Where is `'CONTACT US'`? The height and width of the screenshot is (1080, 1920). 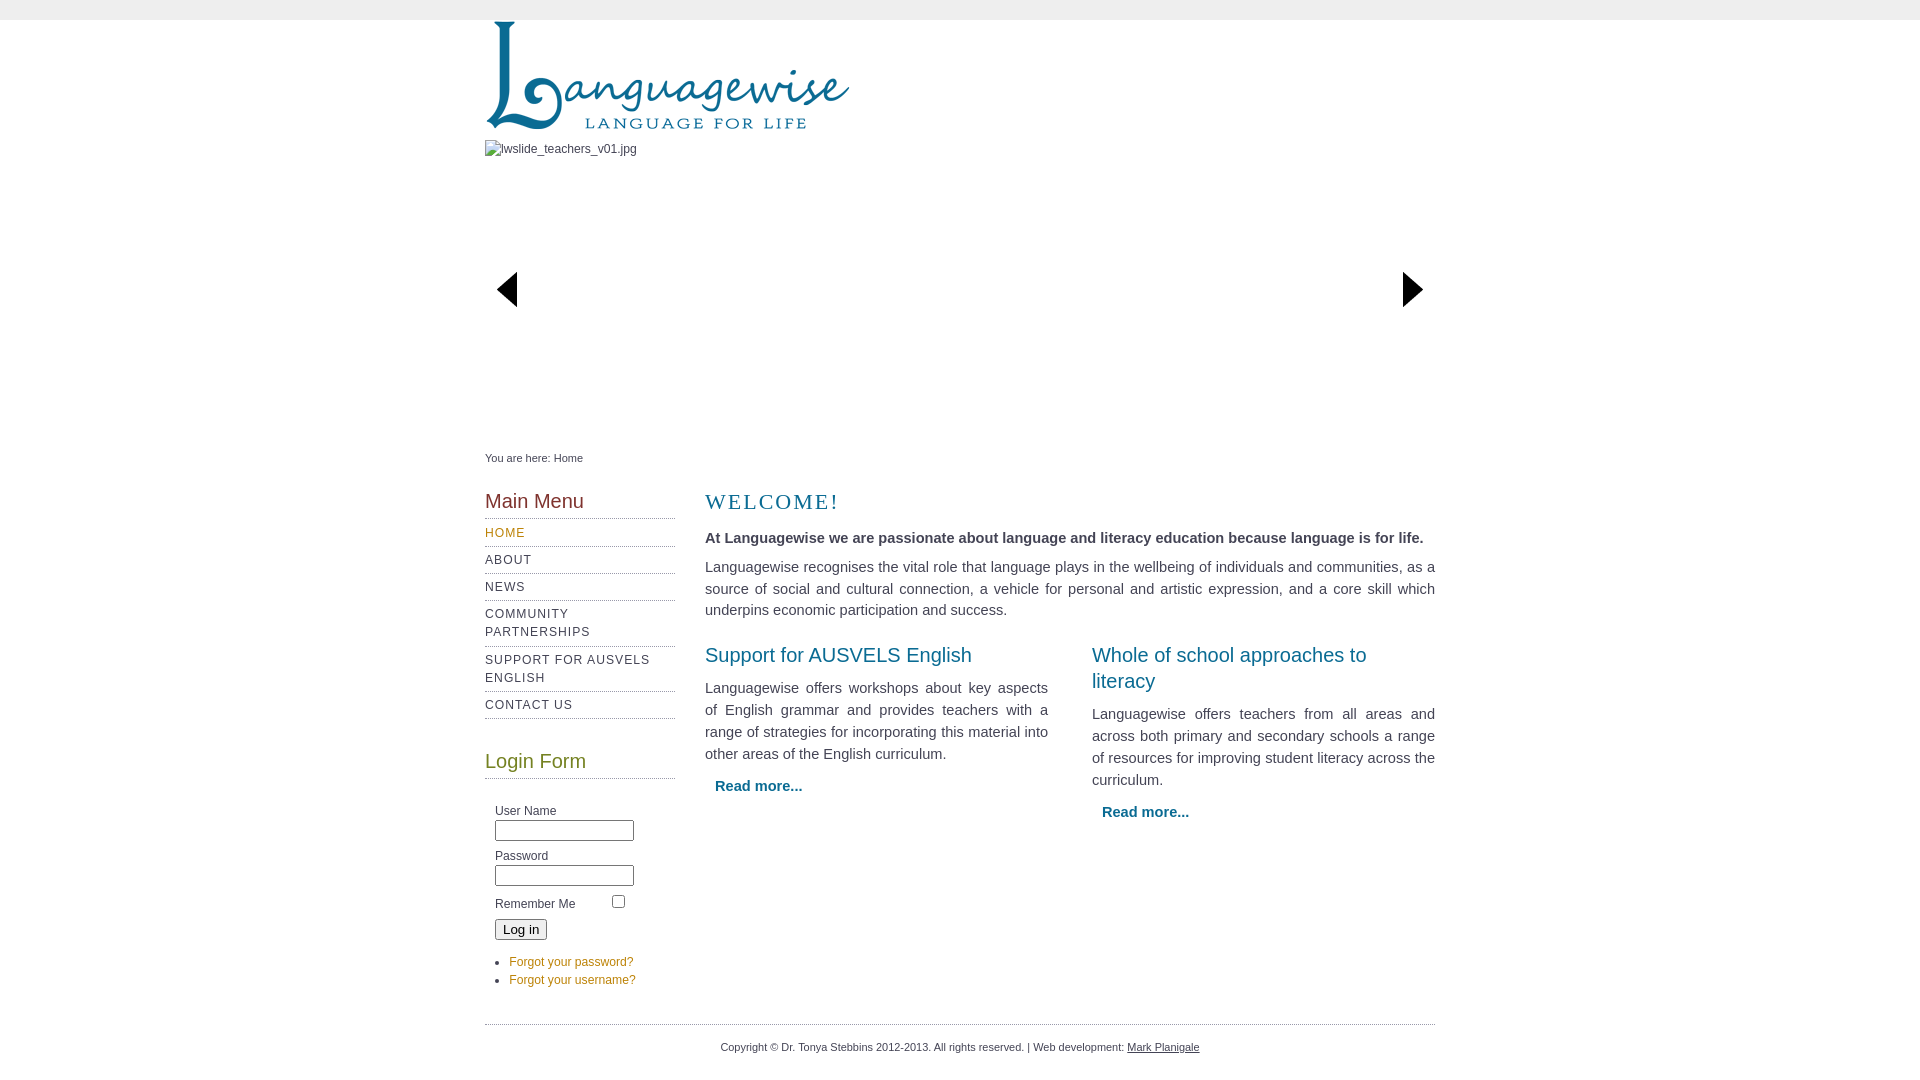 'CONTACT US' is located at coordinates (484, 704).